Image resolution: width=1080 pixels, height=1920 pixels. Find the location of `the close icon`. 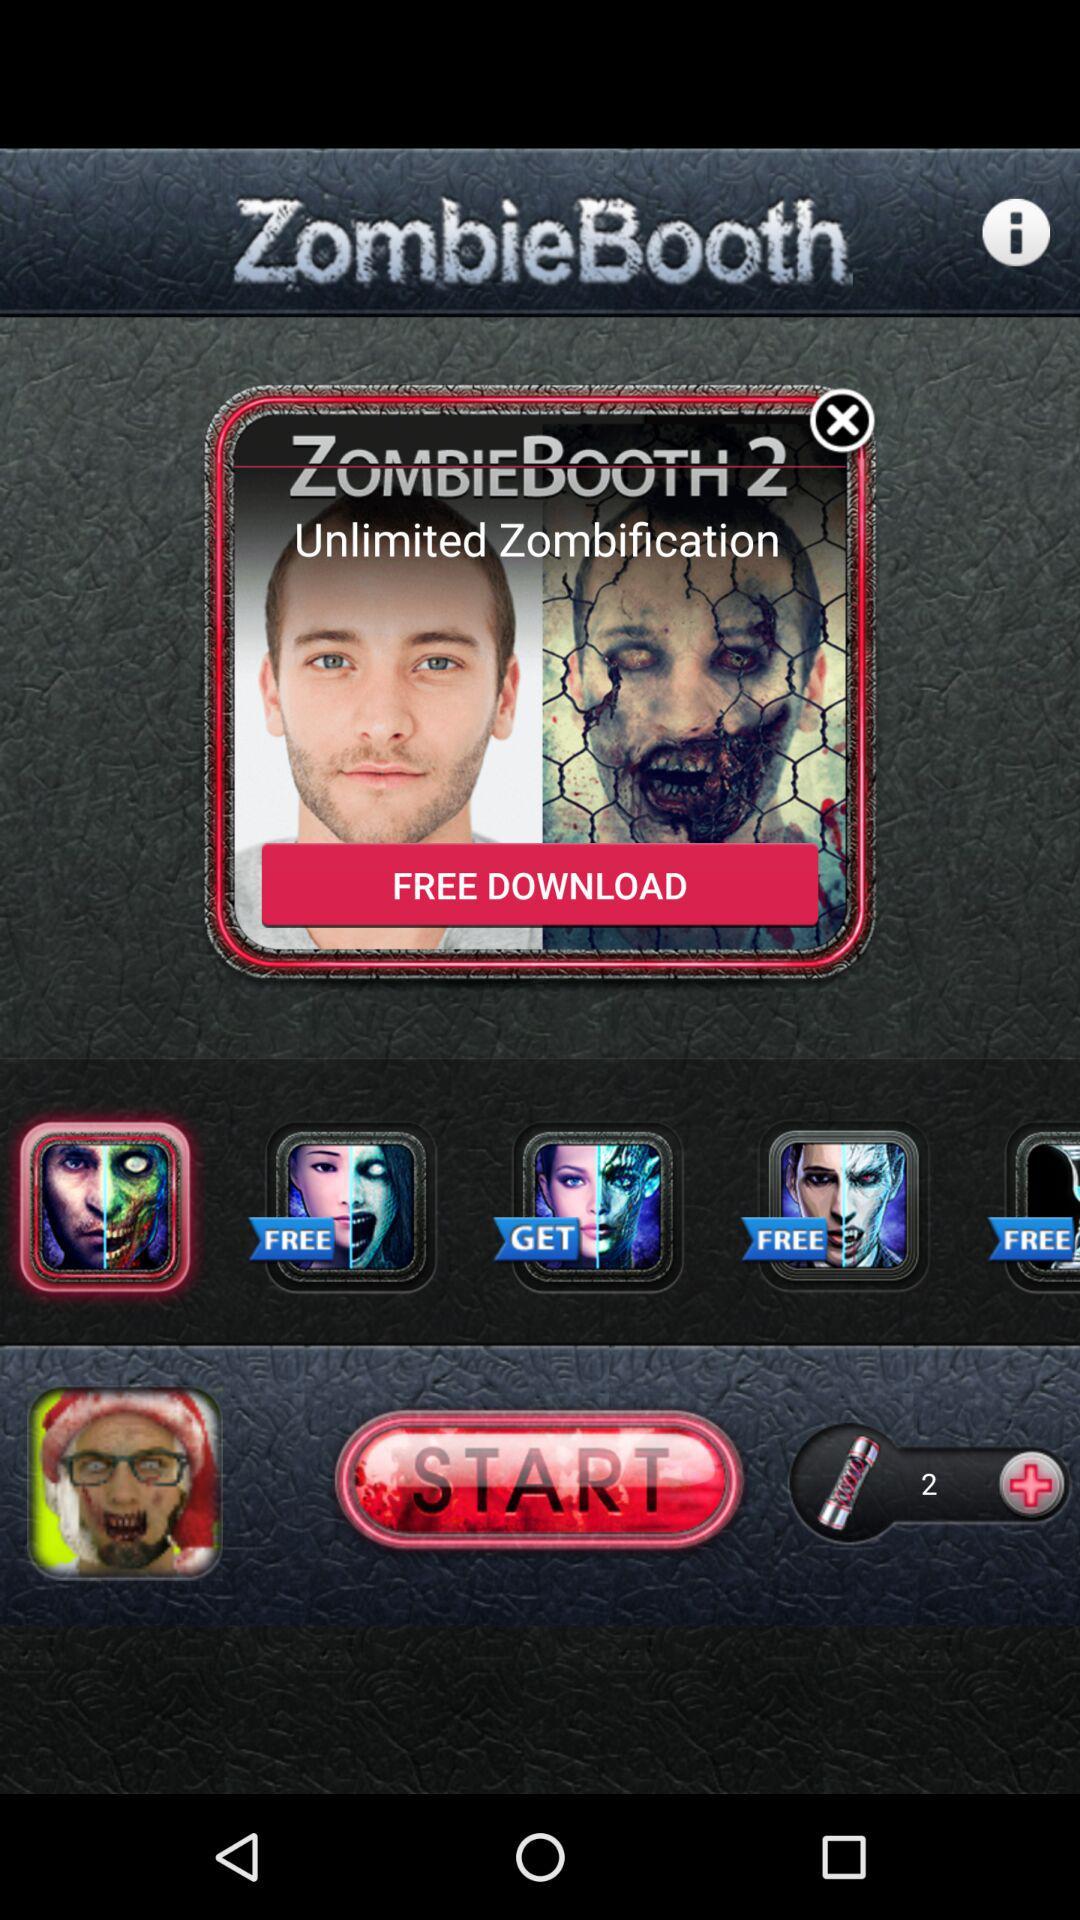

the close icon is located at coordinates (842, 453).